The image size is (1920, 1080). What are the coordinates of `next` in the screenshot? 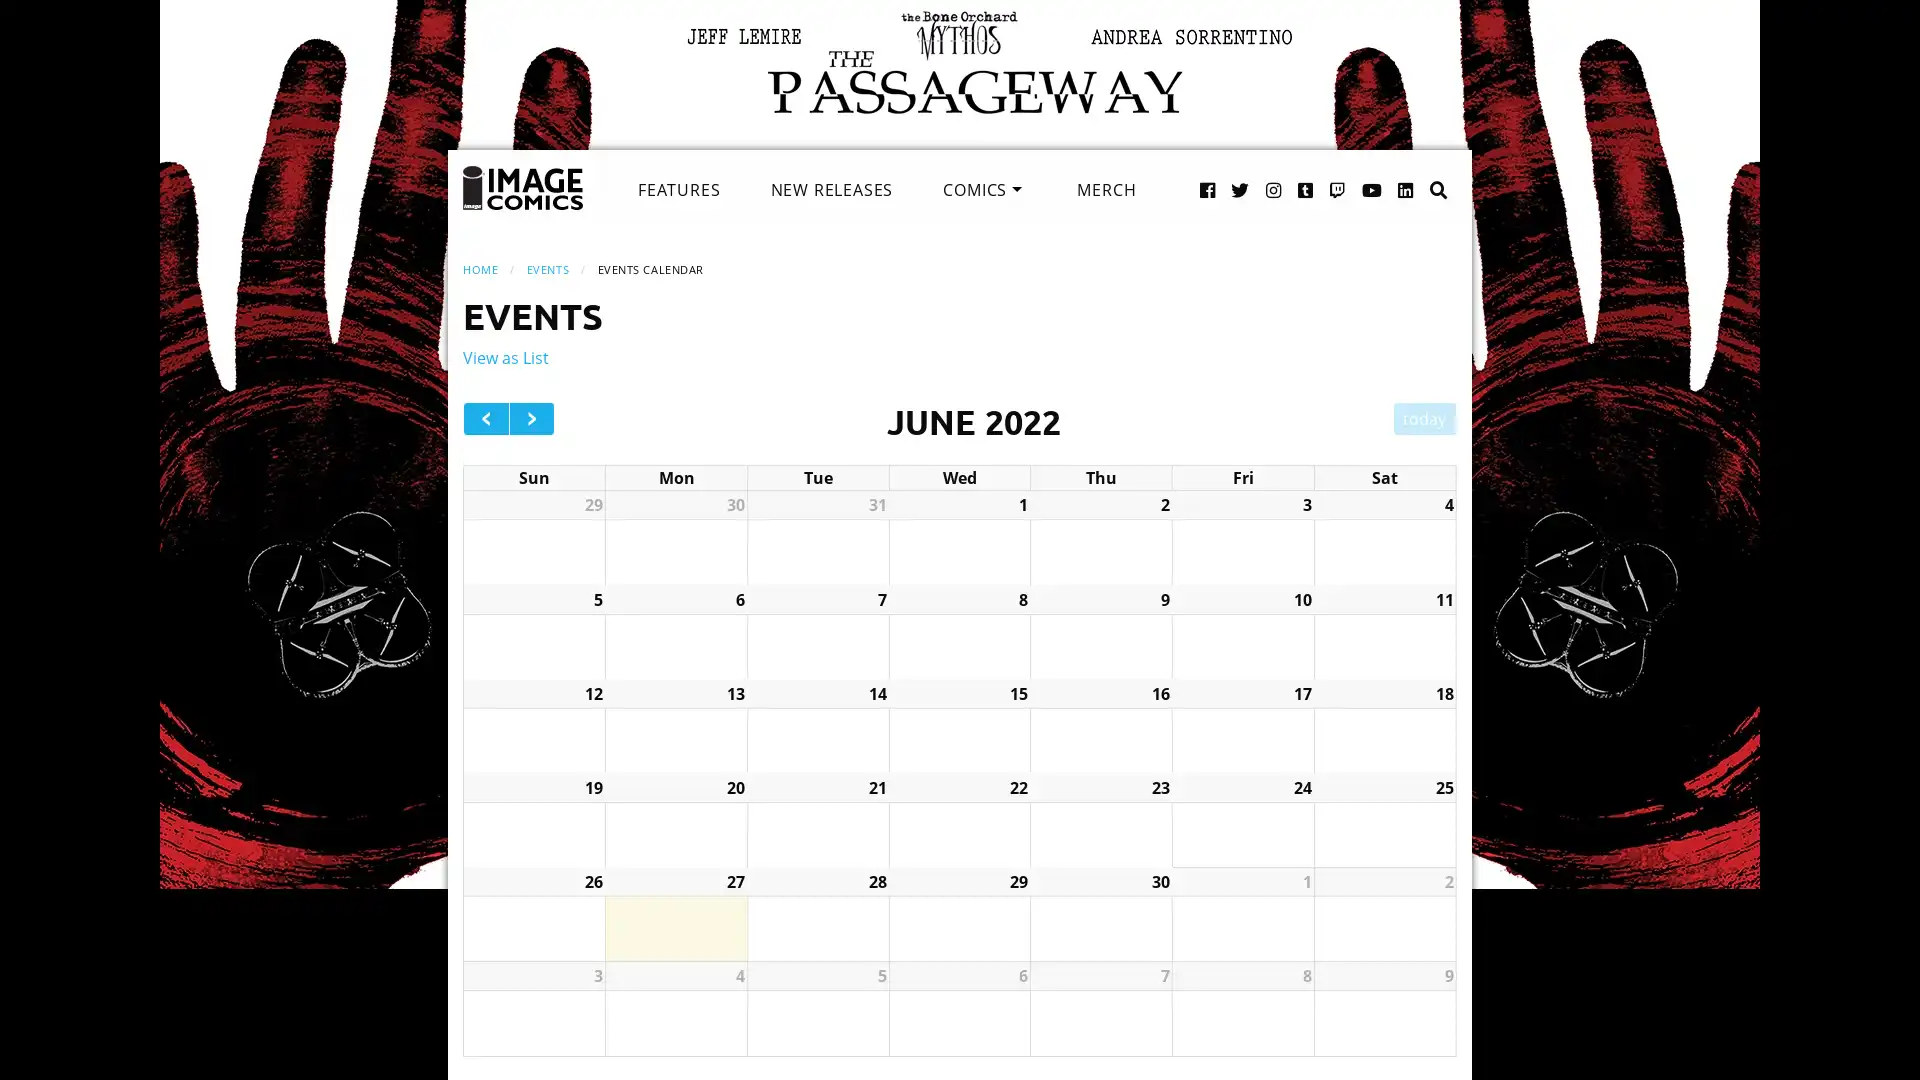 It's located at (531, 417).